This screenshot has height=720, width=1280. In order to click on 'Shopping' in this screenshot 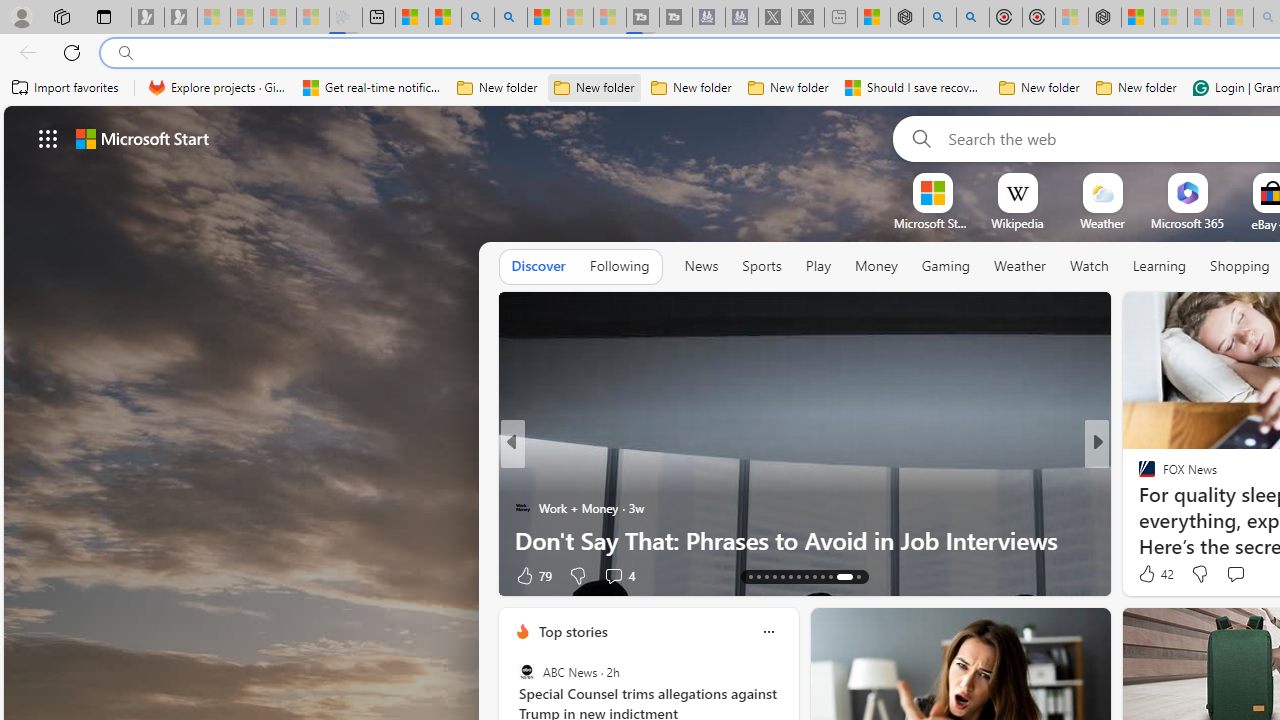, I will do `click(1239, 265)`.